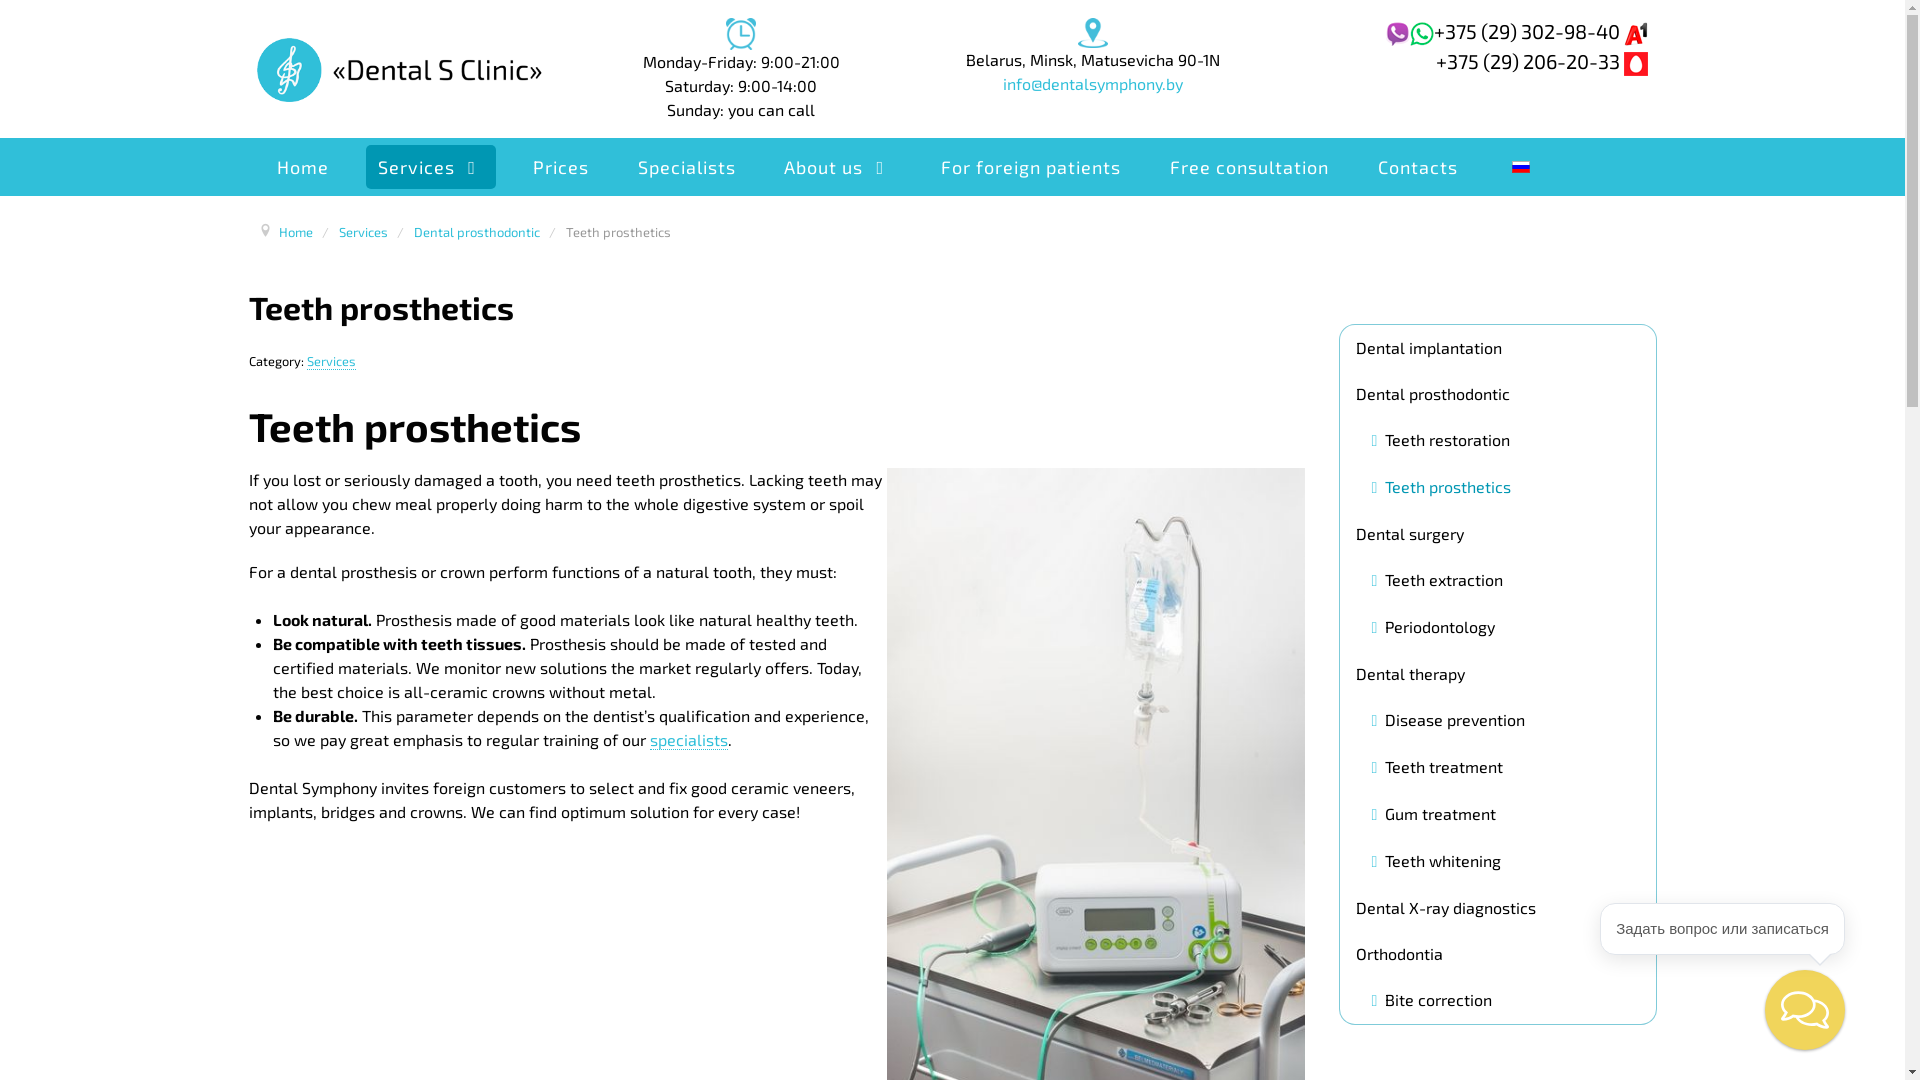 The width and height of the screenshot is (1920, 1080). What do you see at coordinates (1363, 165) in the screenshot?
I see `'Contacts'` at bounding box center [1363, 165].